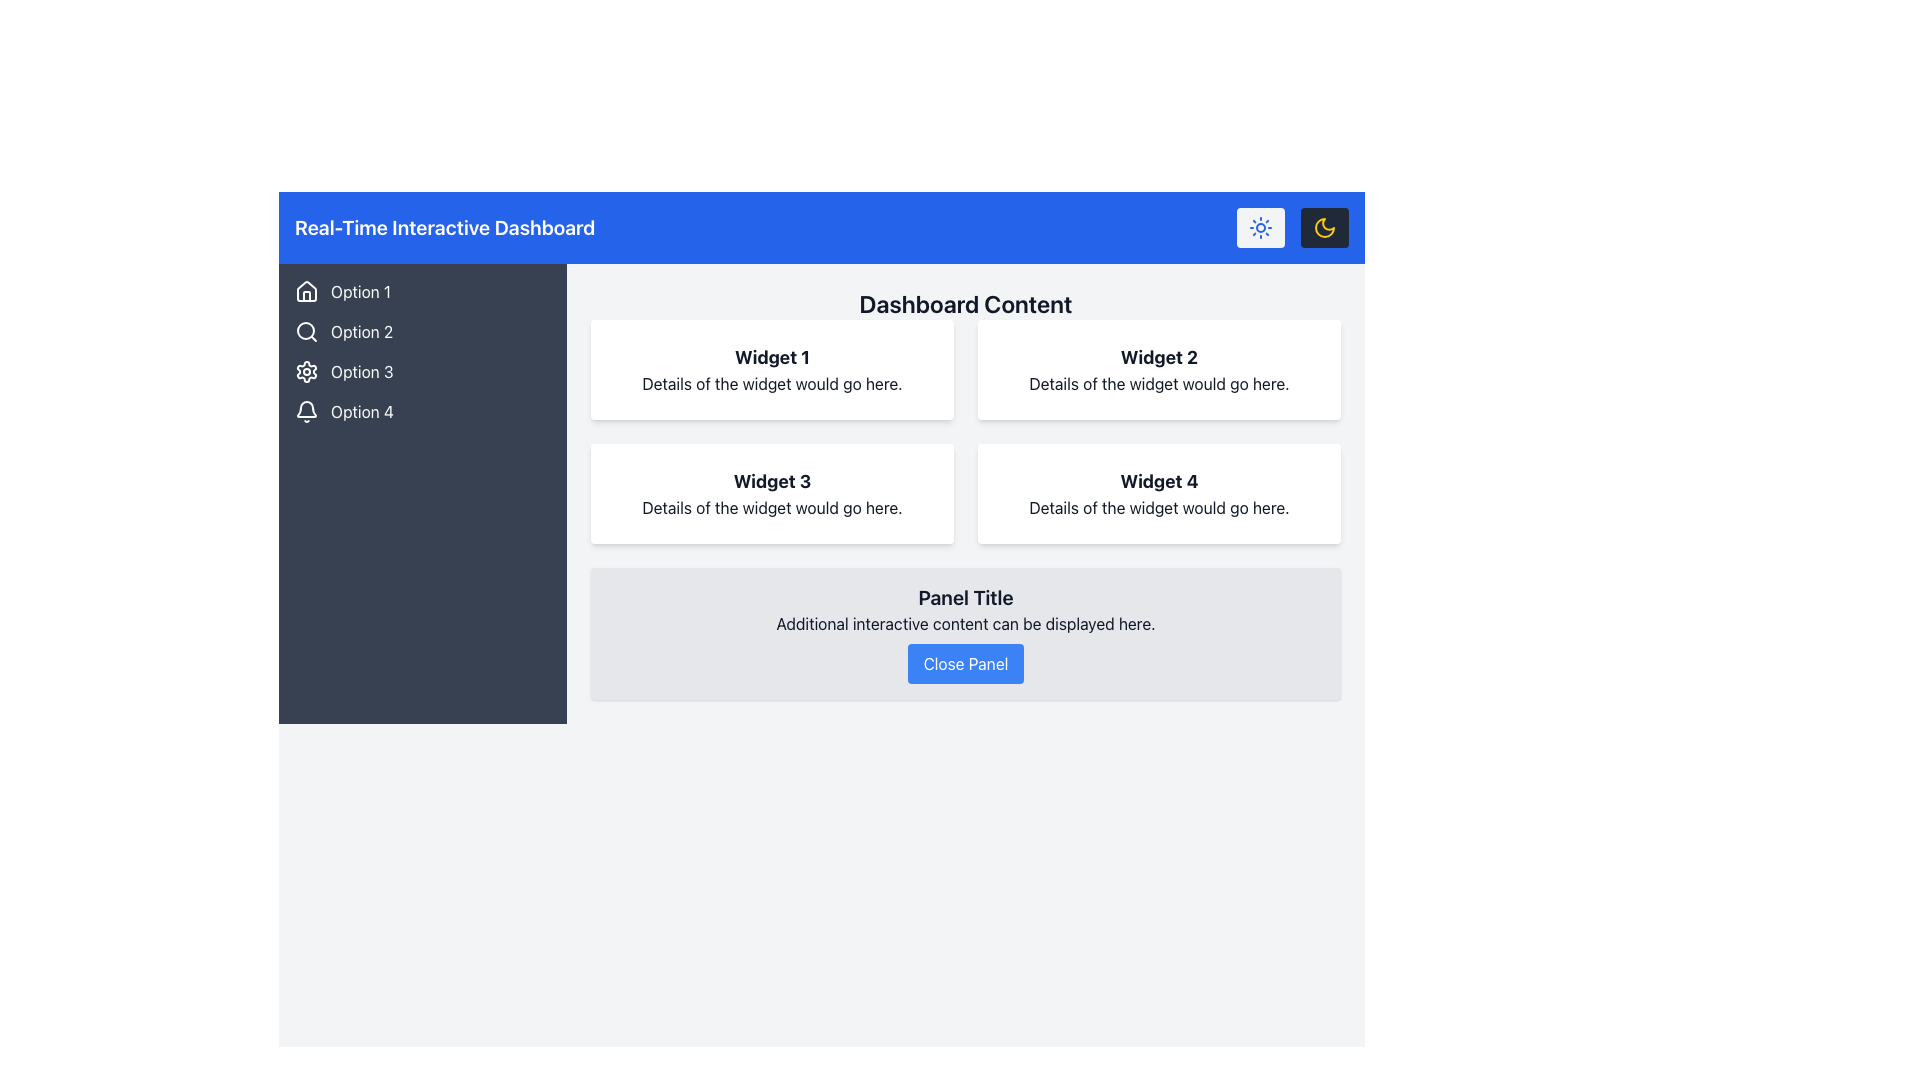 This screenshot has width=1920, height=1080. Describe the element at coordinates (306, 330) in the screenshot. I see `the 'Option 2' navigation icon, which is located in the left-hand navigation bar and serves as a visual indicator for search functionality` at that location.